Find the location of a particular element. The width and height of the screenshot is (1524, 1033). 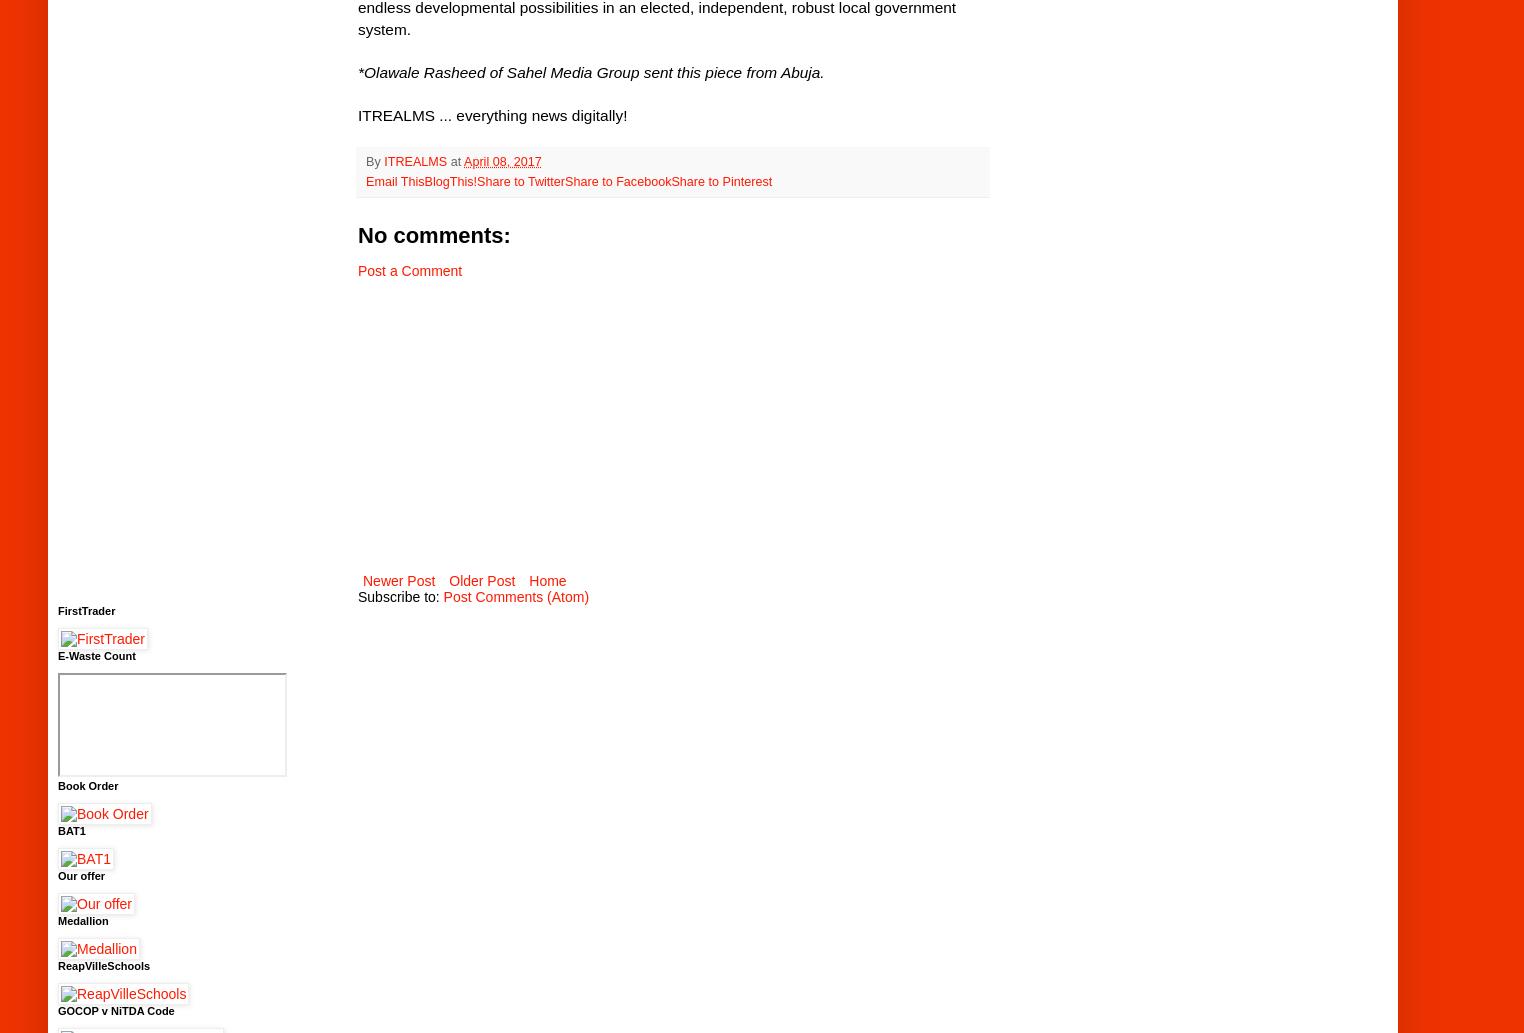

'*Olawale Rasheed of Sahel Media Group sent this piece from Abuja.' is located at coordinates (357, 72).